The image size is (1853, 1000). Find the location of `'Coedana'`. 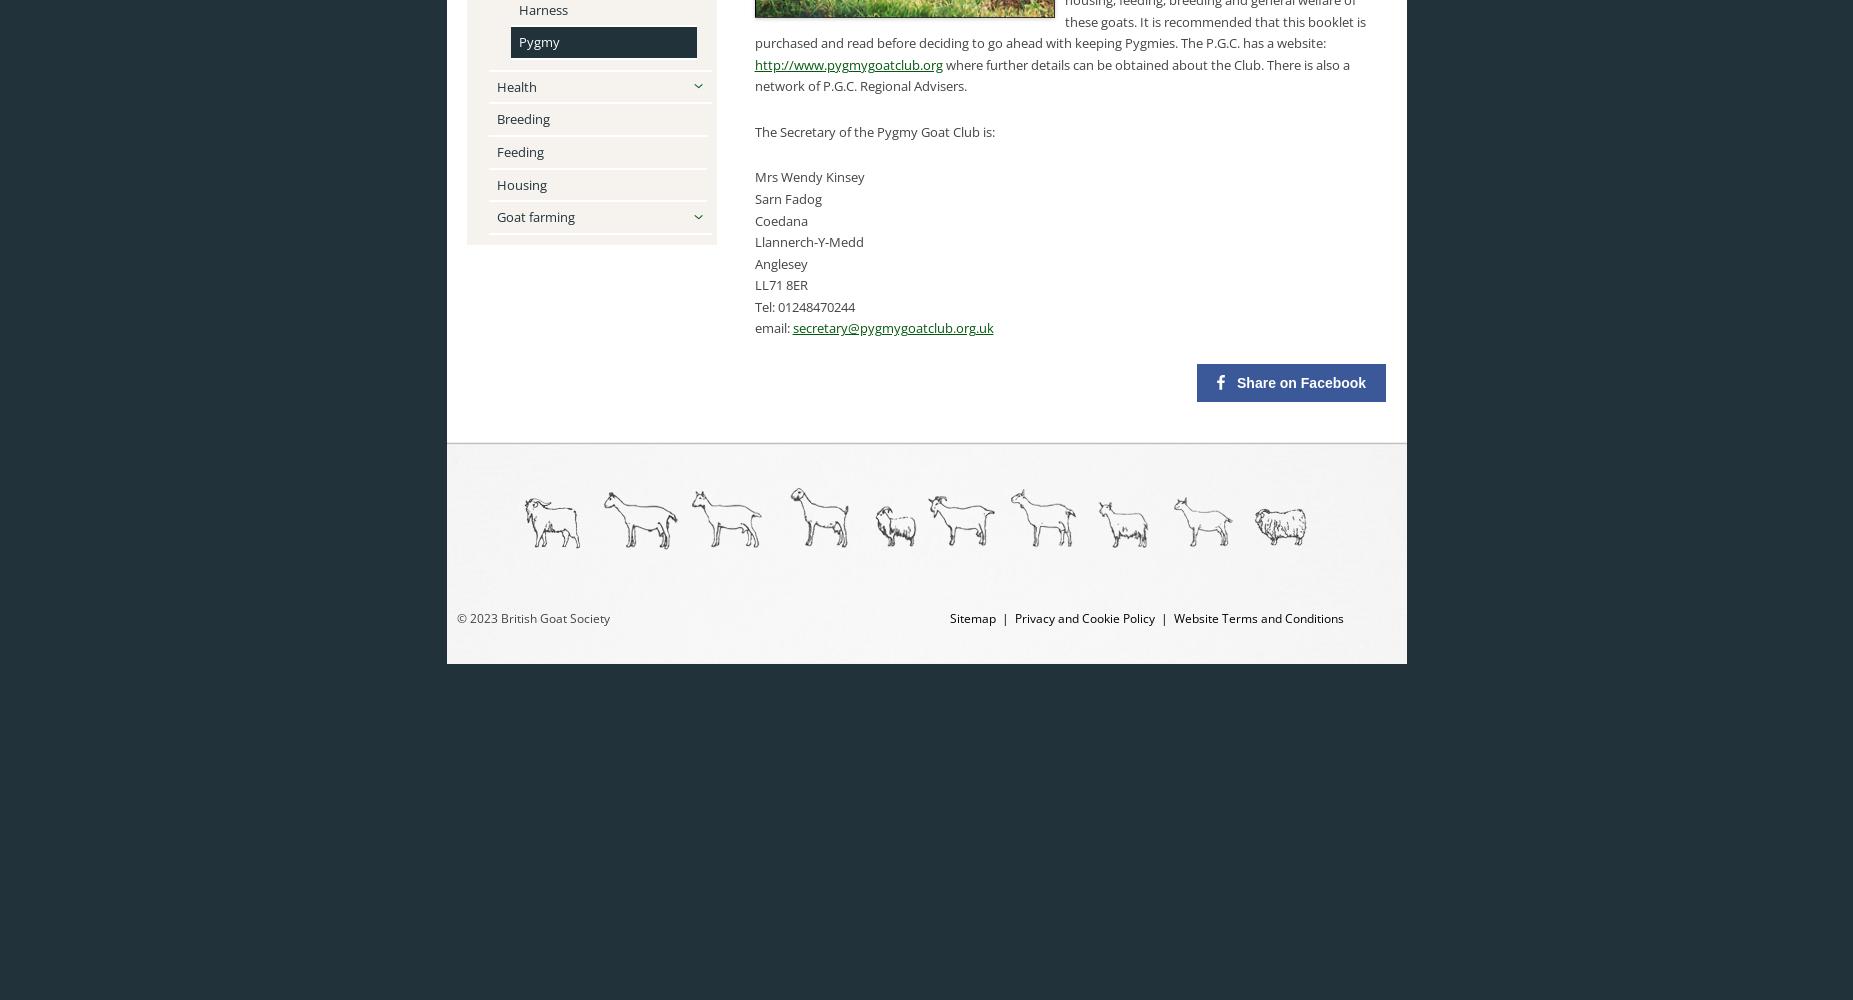

'Coedana' is located at coordinates (779, 219).